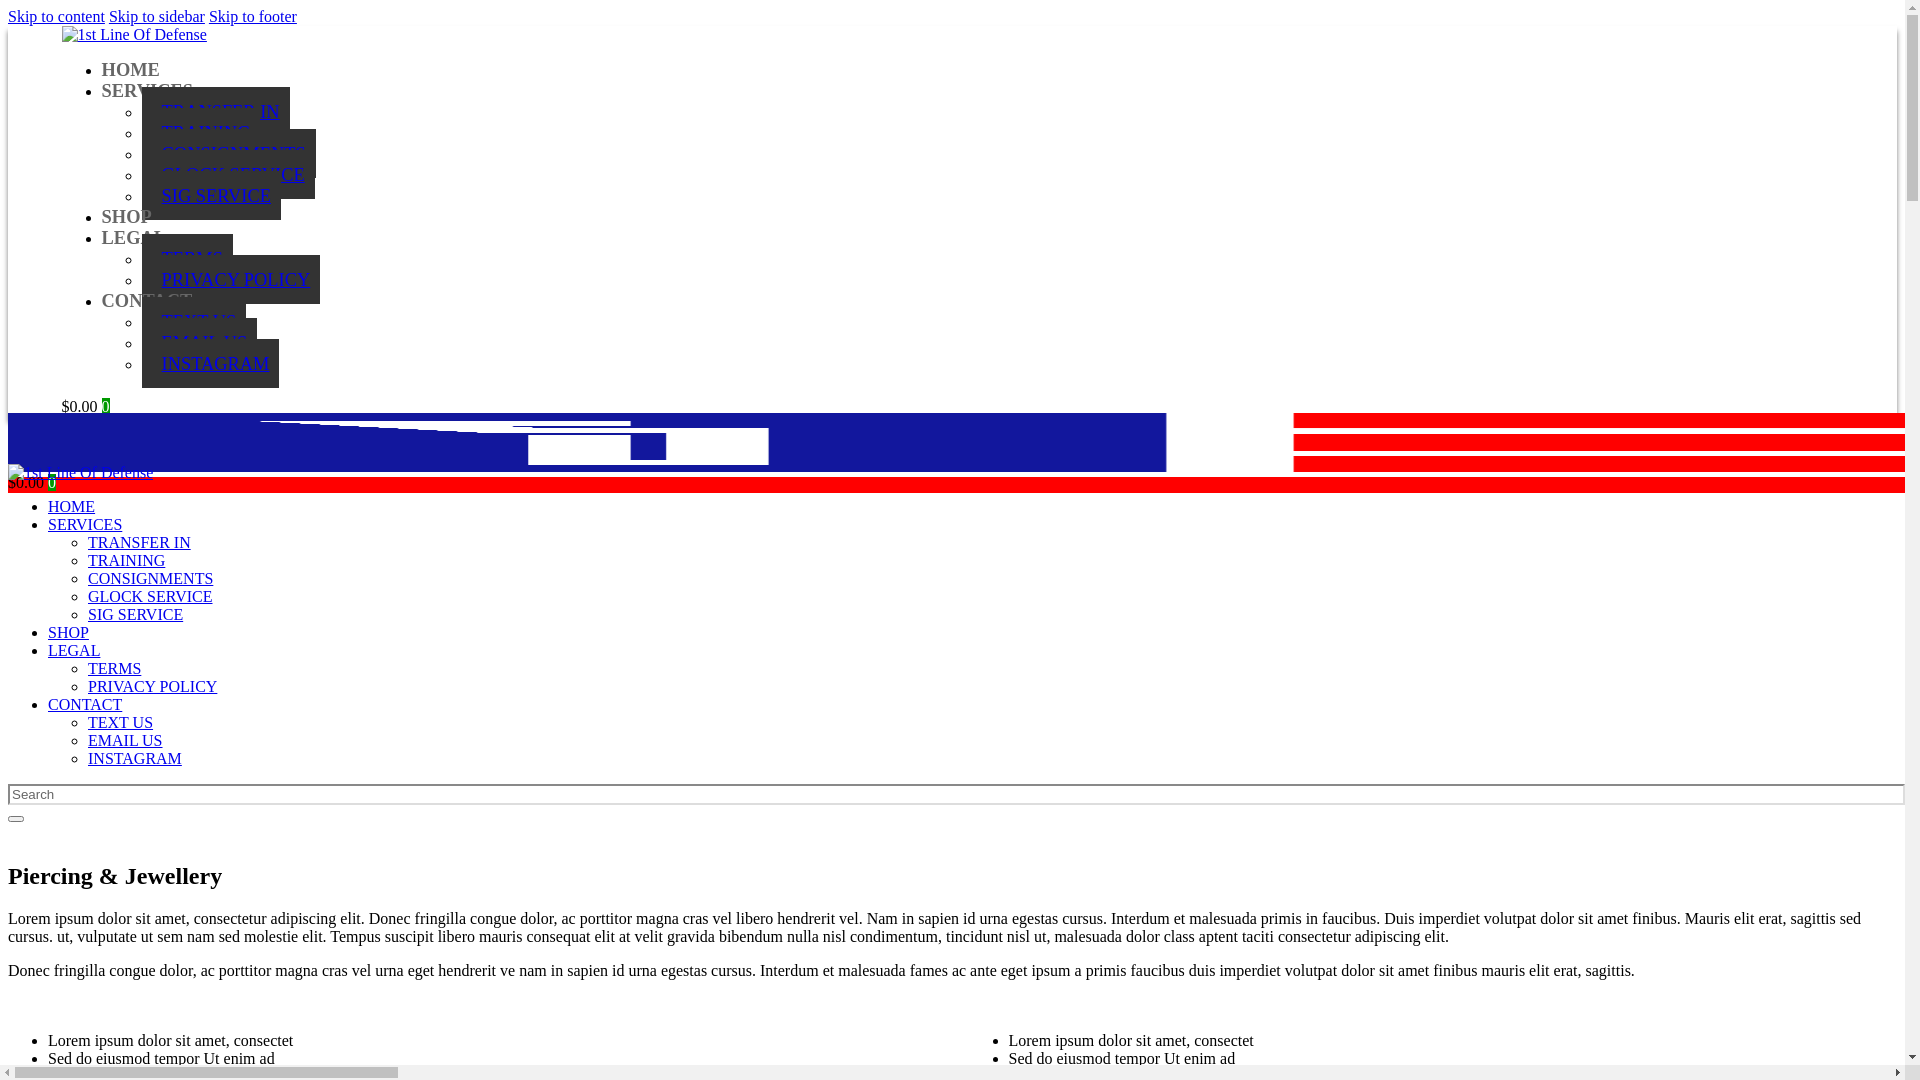 The width and height of the screenshot is (1920, 1080). What do you see at coordinates (125, 560) in the screenshot?
I see `'TRAINING'` at bounding box center [125, 560].